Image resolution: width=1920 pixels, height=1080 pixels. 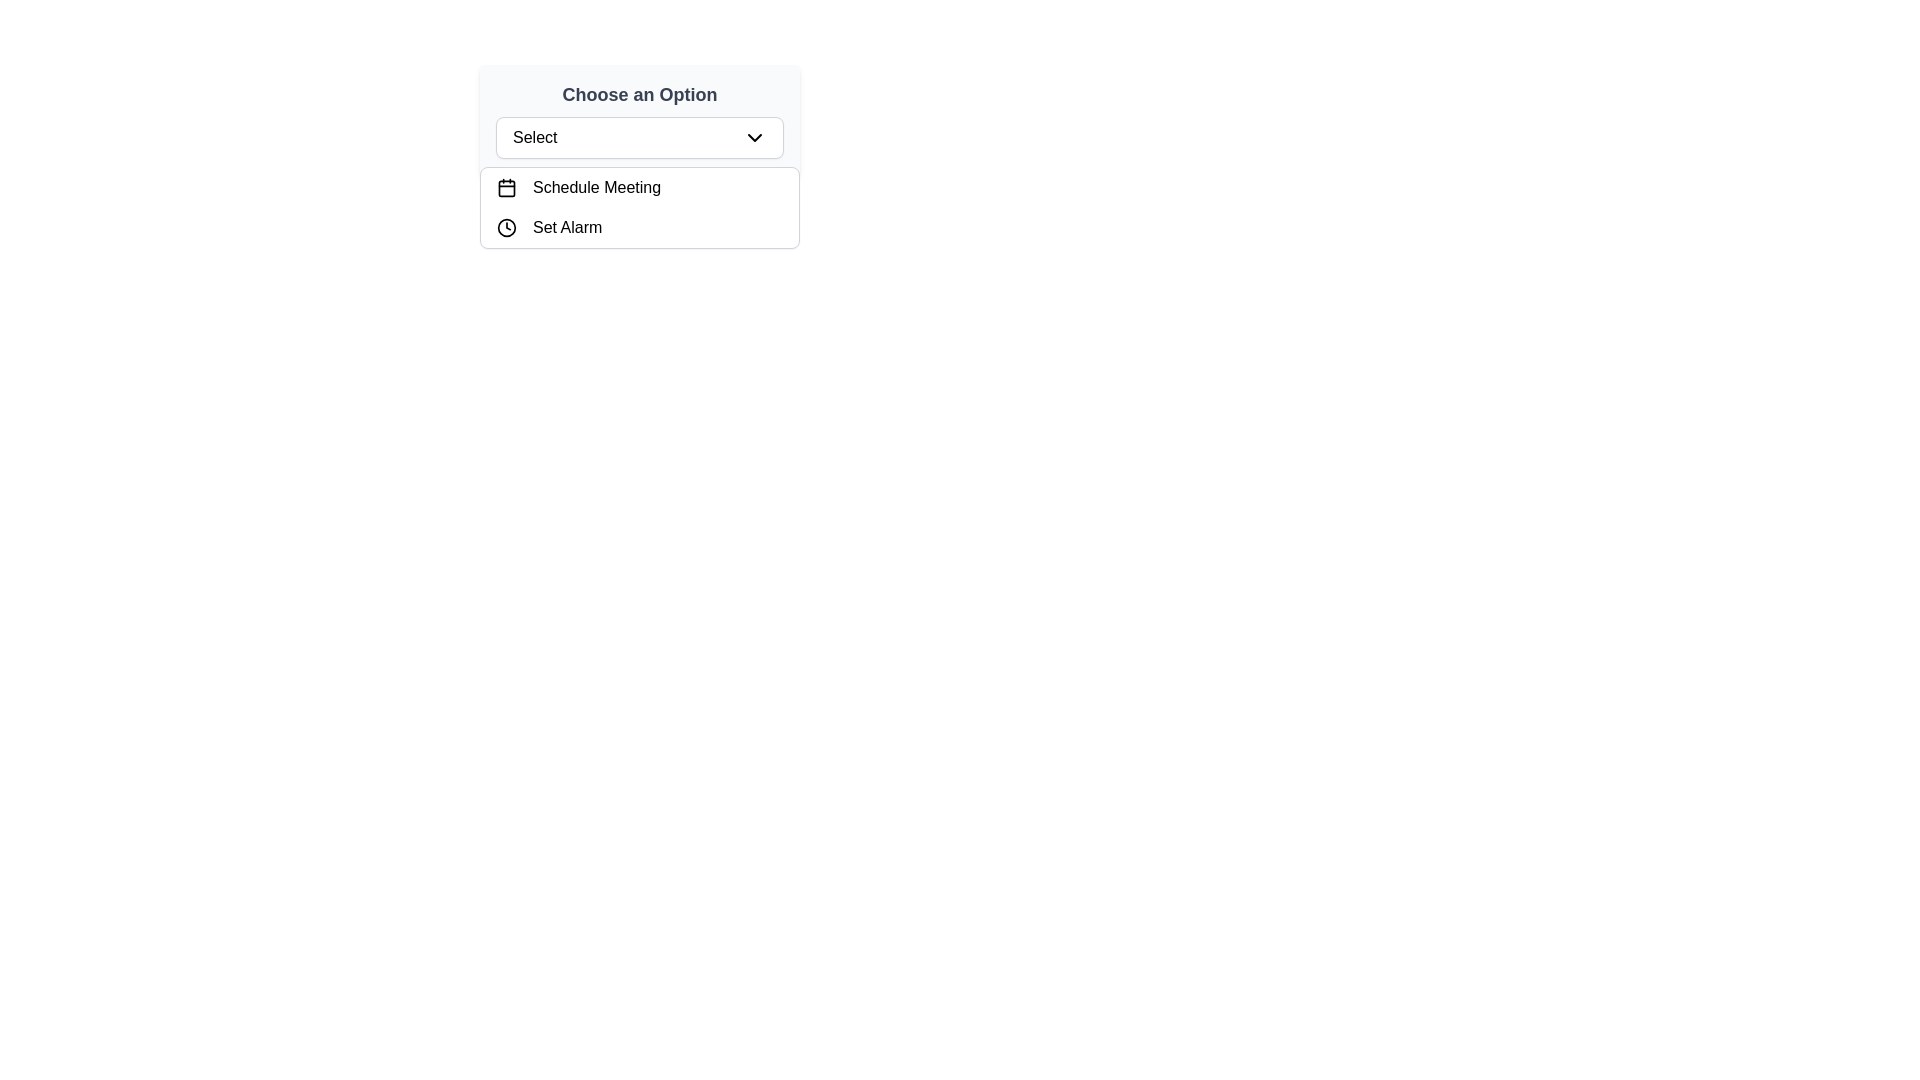 What do you see at coordinates (753, 137) in the screenshot?
I see `the downward-pointing chevron icon inside the 'Select' button to trigger visual feedback` at bounding box center [753, 137].